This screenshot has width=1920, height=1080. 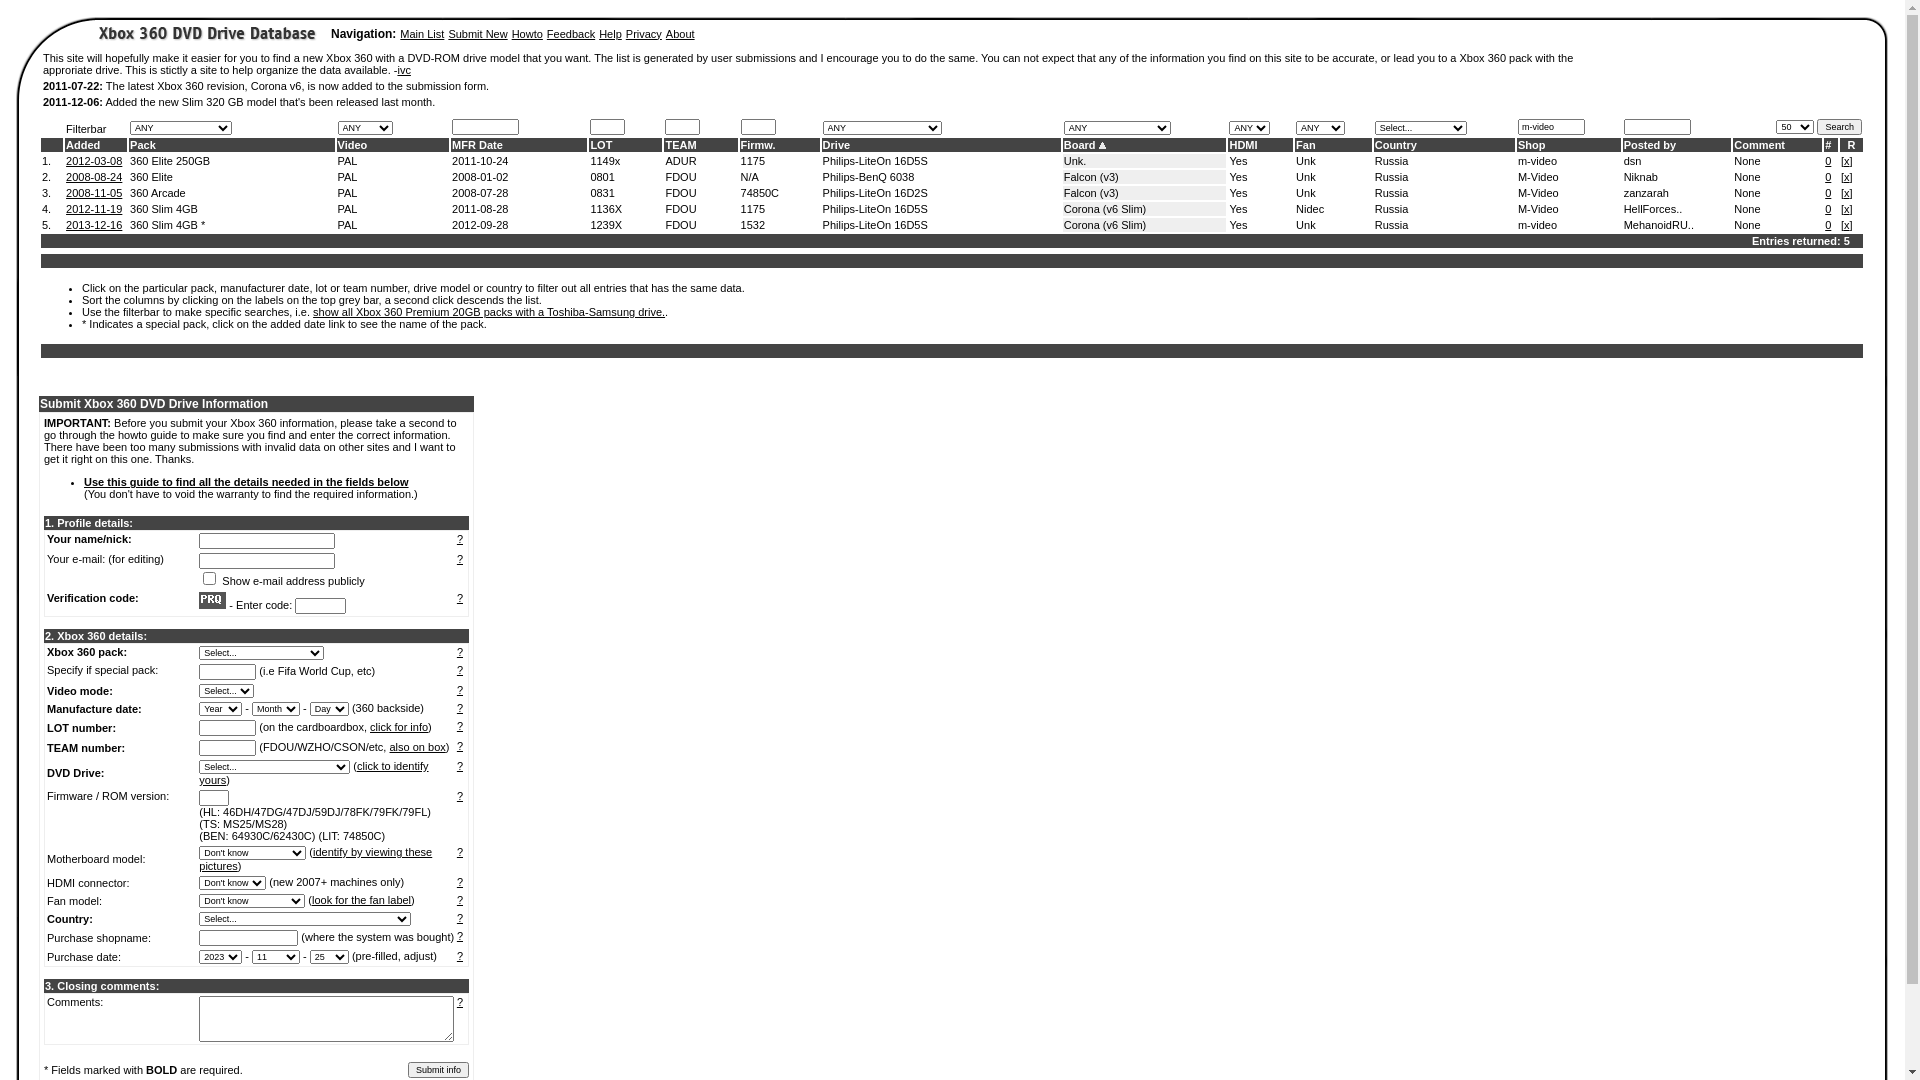 What do you see at coordinates (348, 176) in the screenshot?
I see `'PAL'` at bounding box center [348, 176].